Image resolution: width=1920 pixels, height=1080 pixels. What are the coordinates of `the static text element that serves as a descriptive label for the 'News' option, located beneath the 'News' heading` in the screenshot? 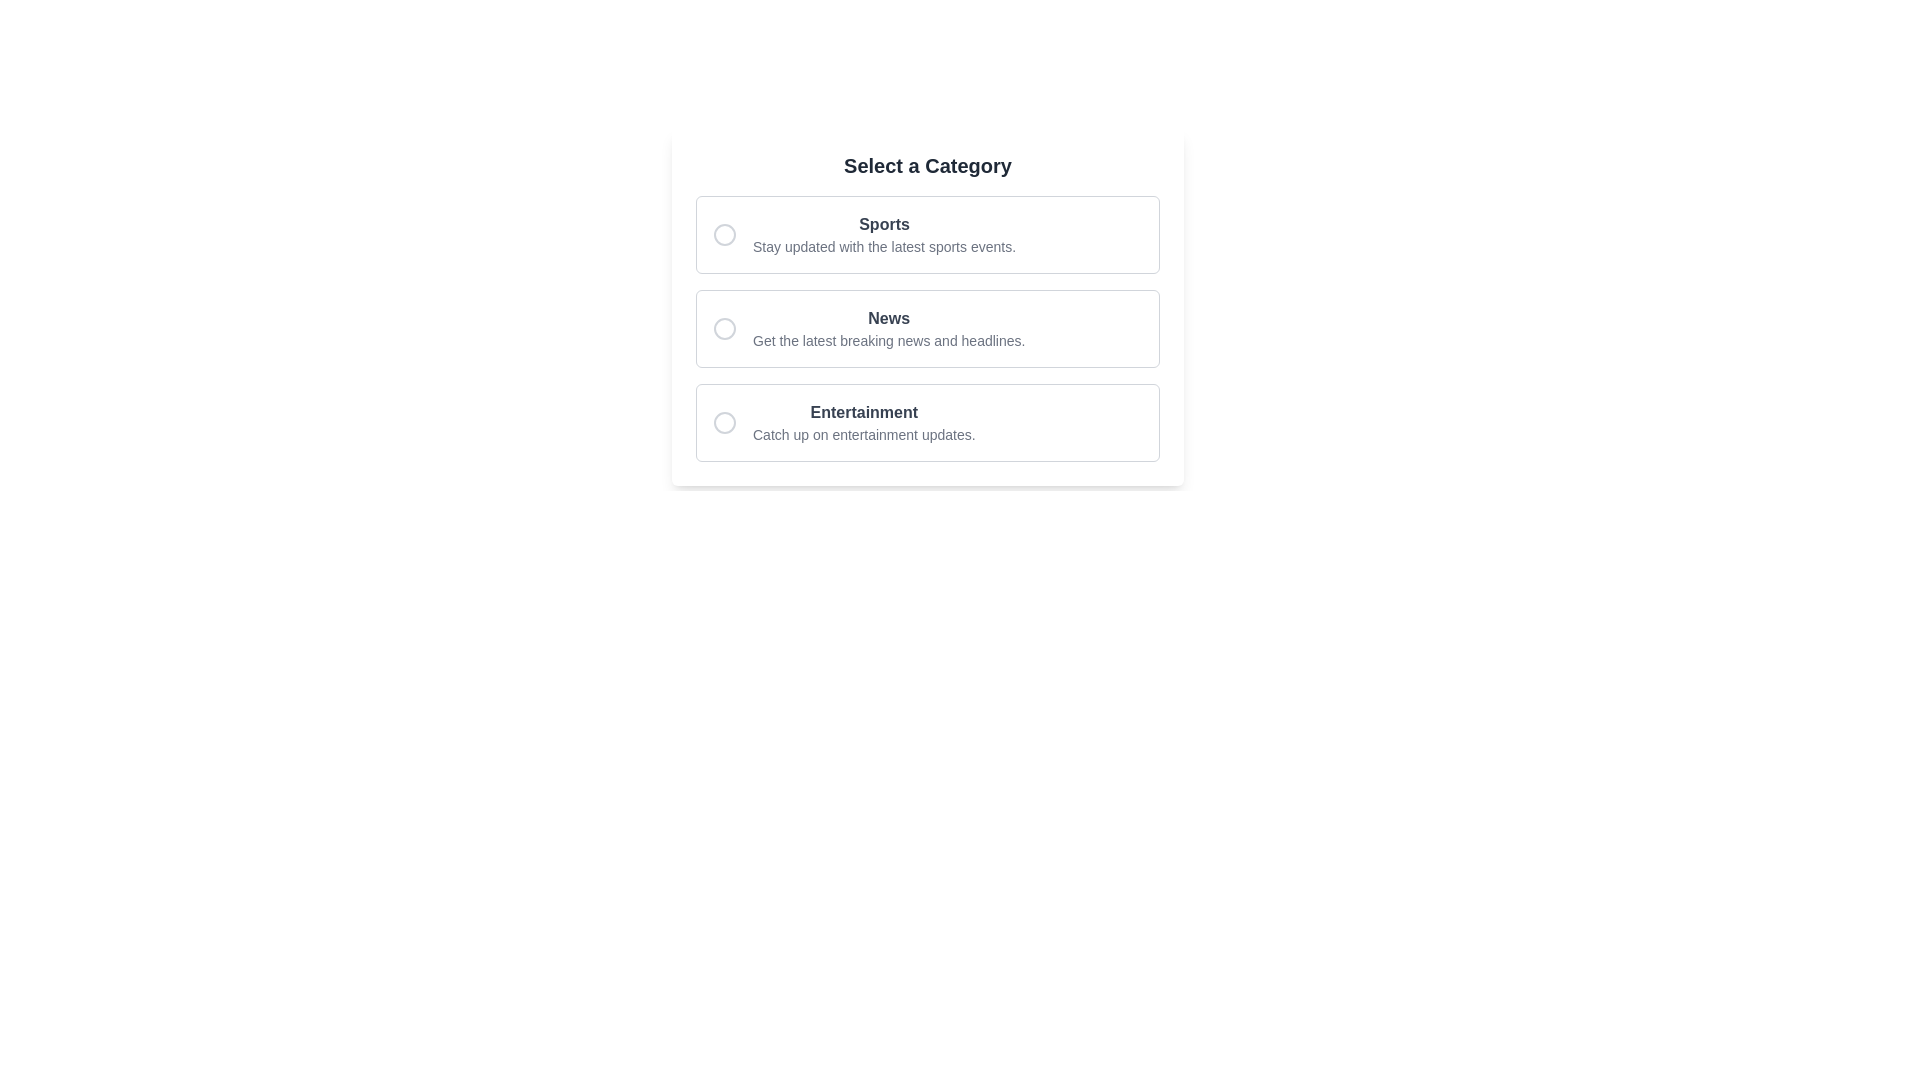 It's located at (888, 339).